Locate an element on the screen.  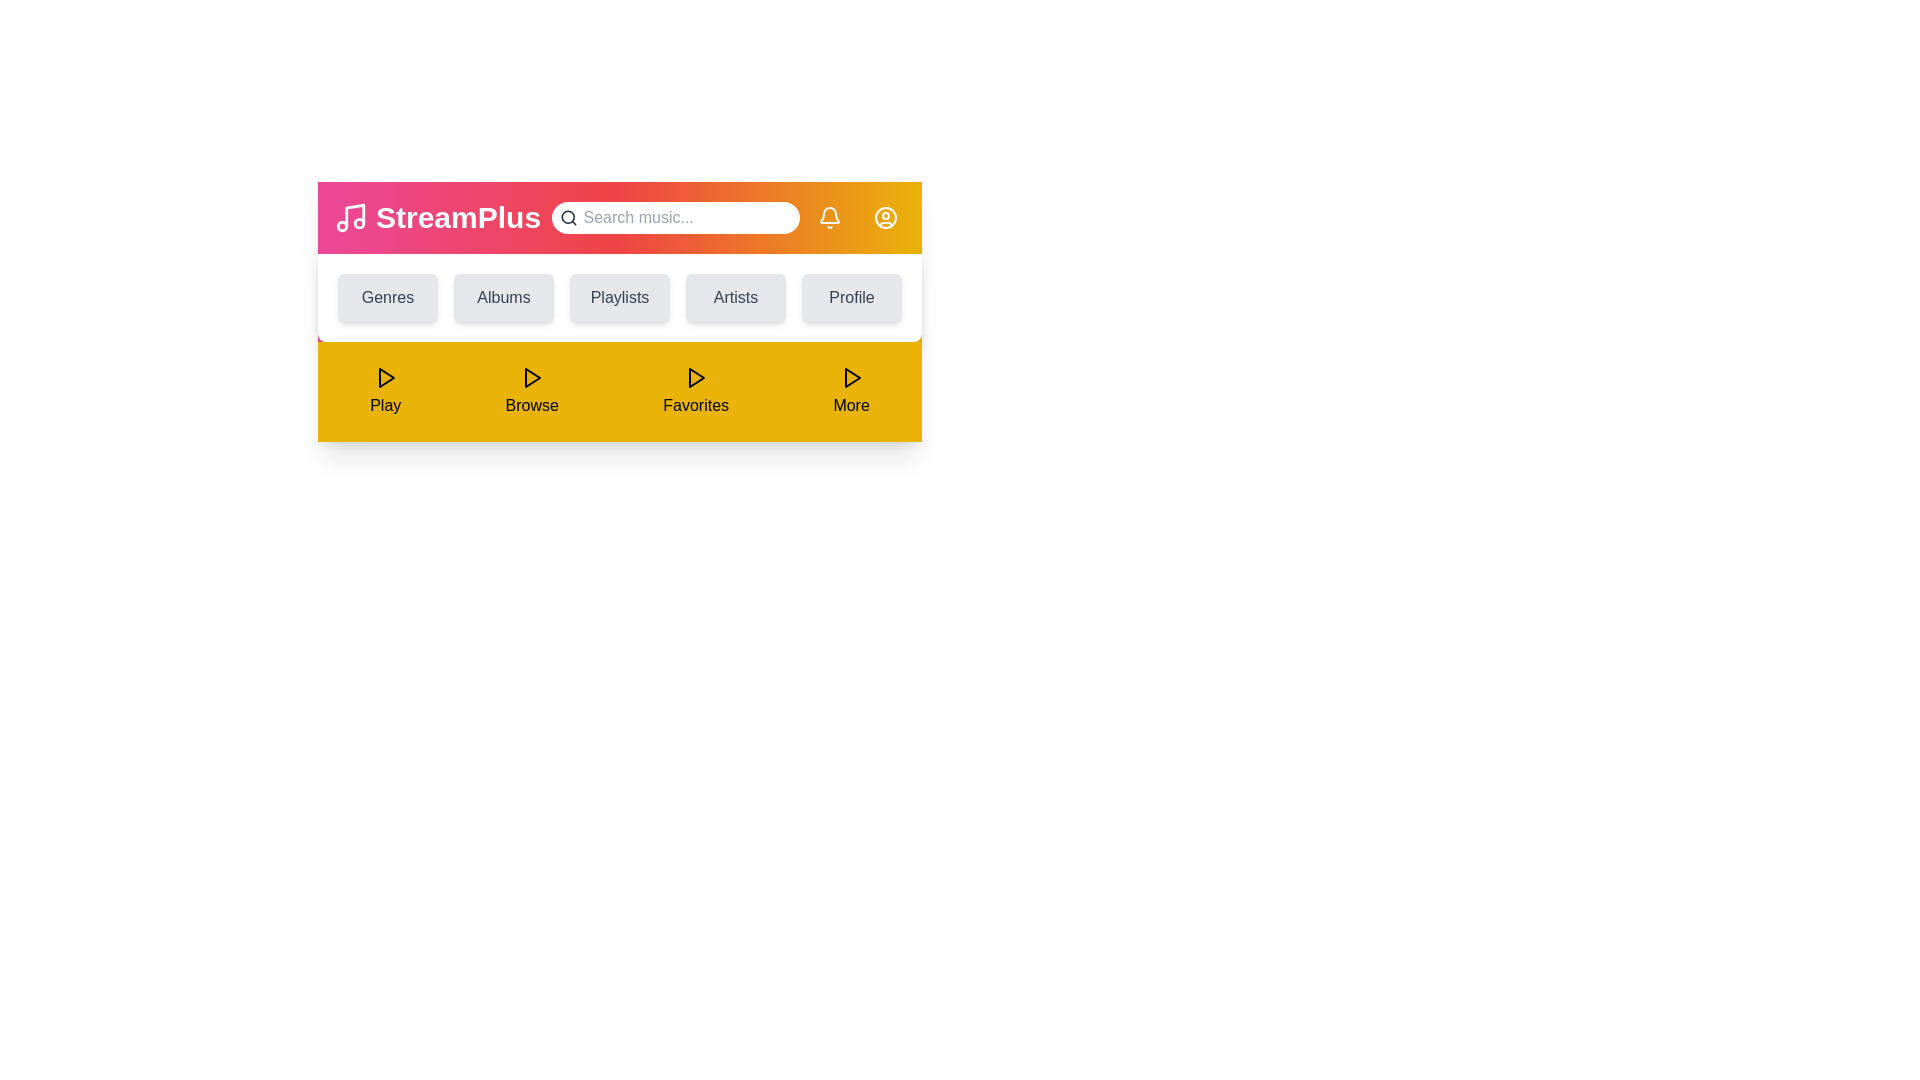
'Albums' button to navigate to the albums section is located at coordinates (504, 297).